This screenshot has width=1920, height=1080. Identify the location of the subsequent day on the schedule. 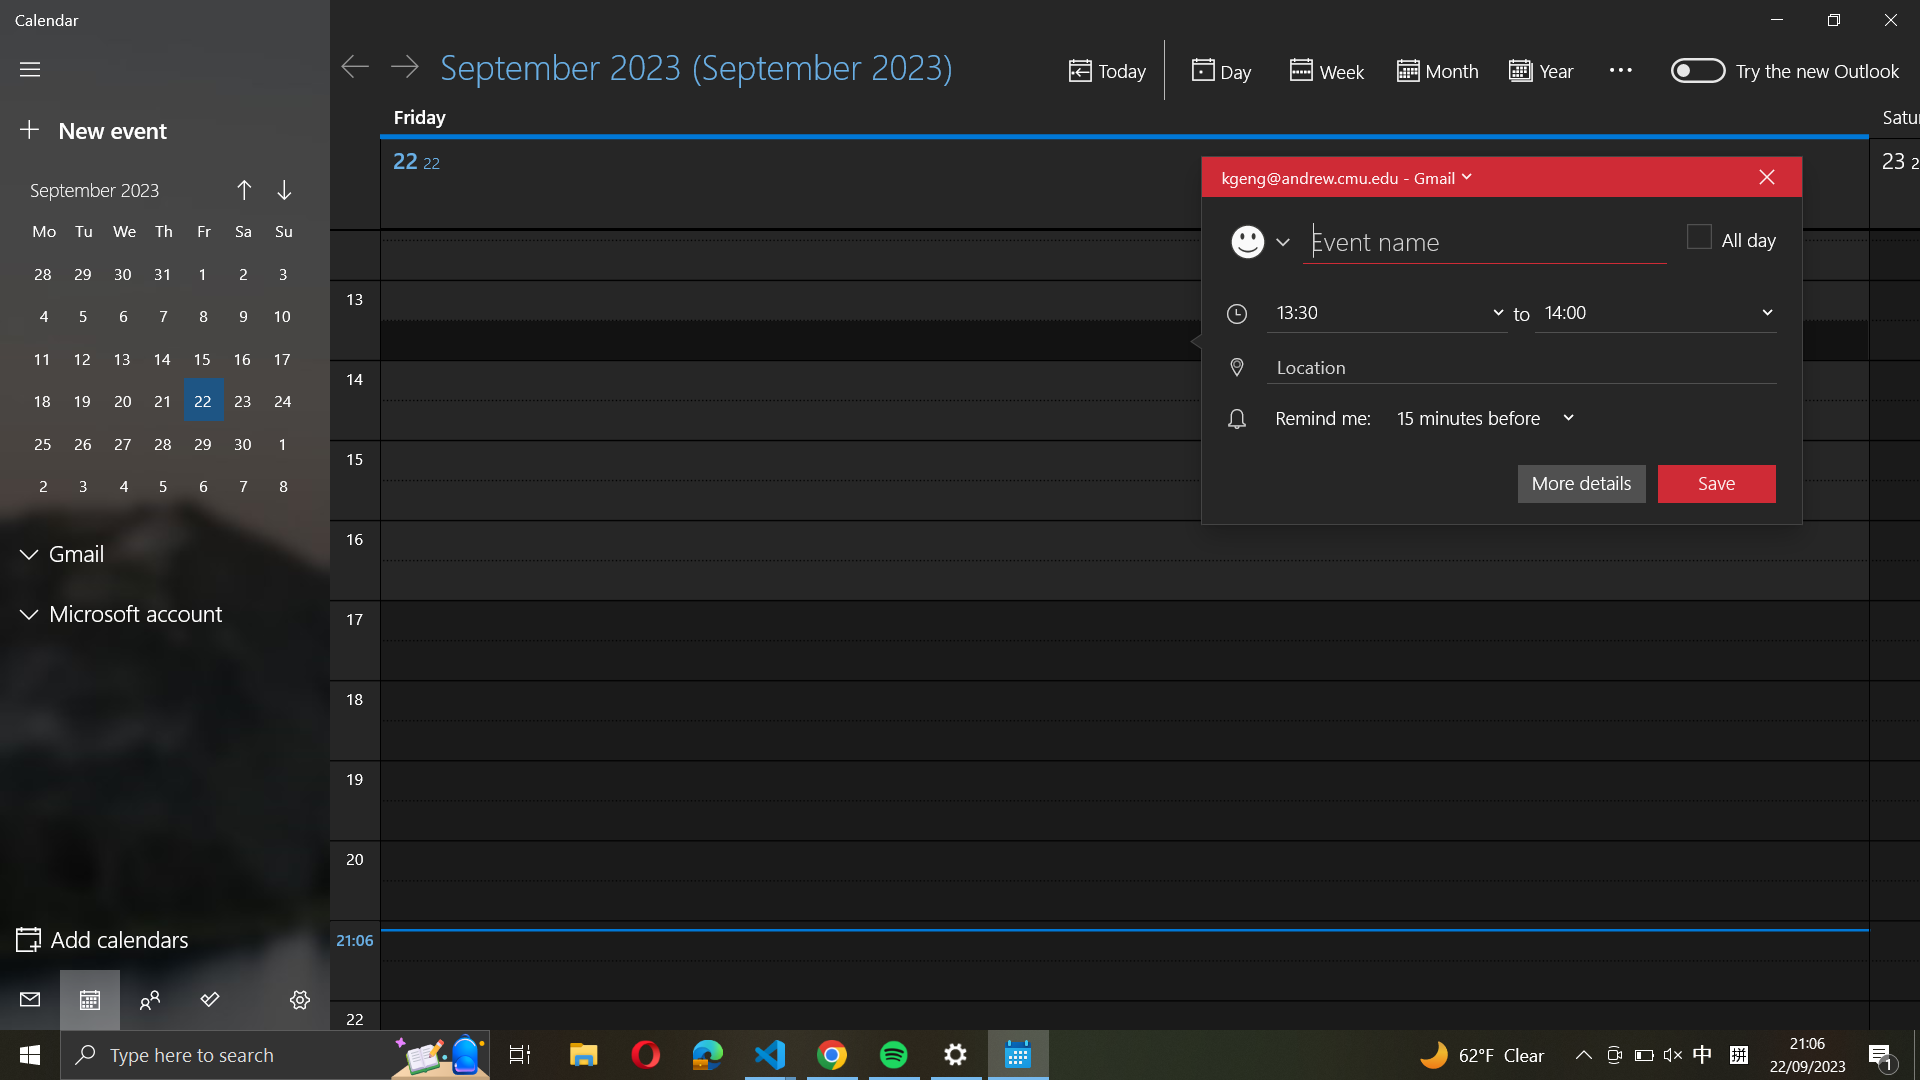
(403, 65).